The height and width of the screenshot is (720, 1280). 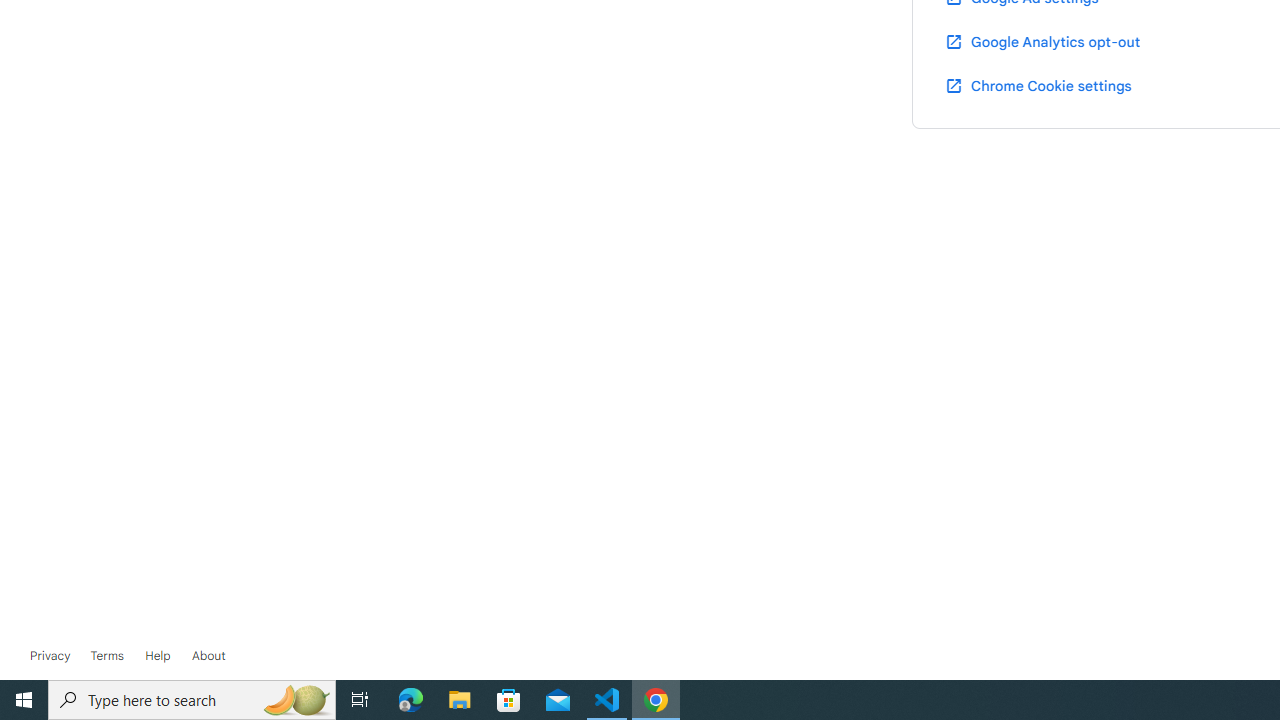 What do you see at coordinates (359, 698) in the screenshot?
I see `'Task View'` at bounding box center [359, 698].